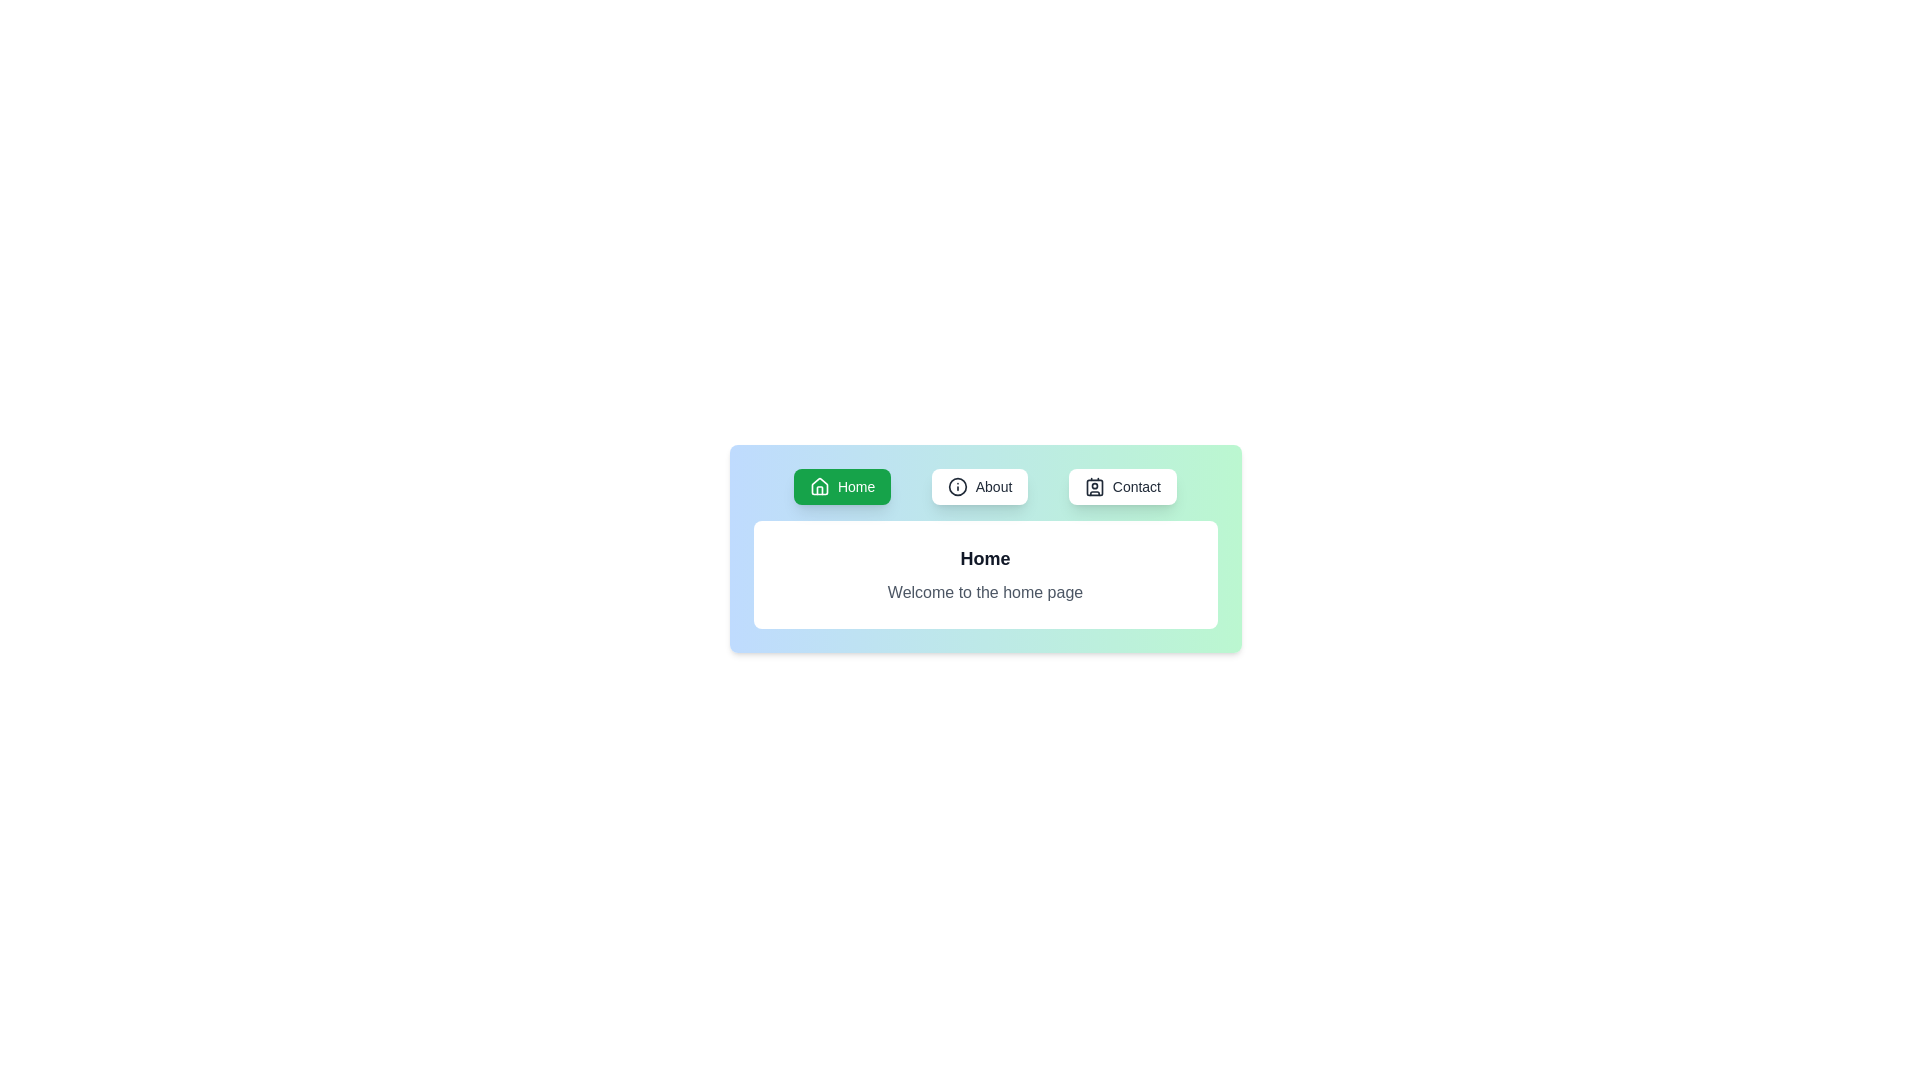  What do you see at coordinates (842, 486) in the screenshot?
I see `the button labeled Home to observe its visual styling change` at bounding box center [842, 486].